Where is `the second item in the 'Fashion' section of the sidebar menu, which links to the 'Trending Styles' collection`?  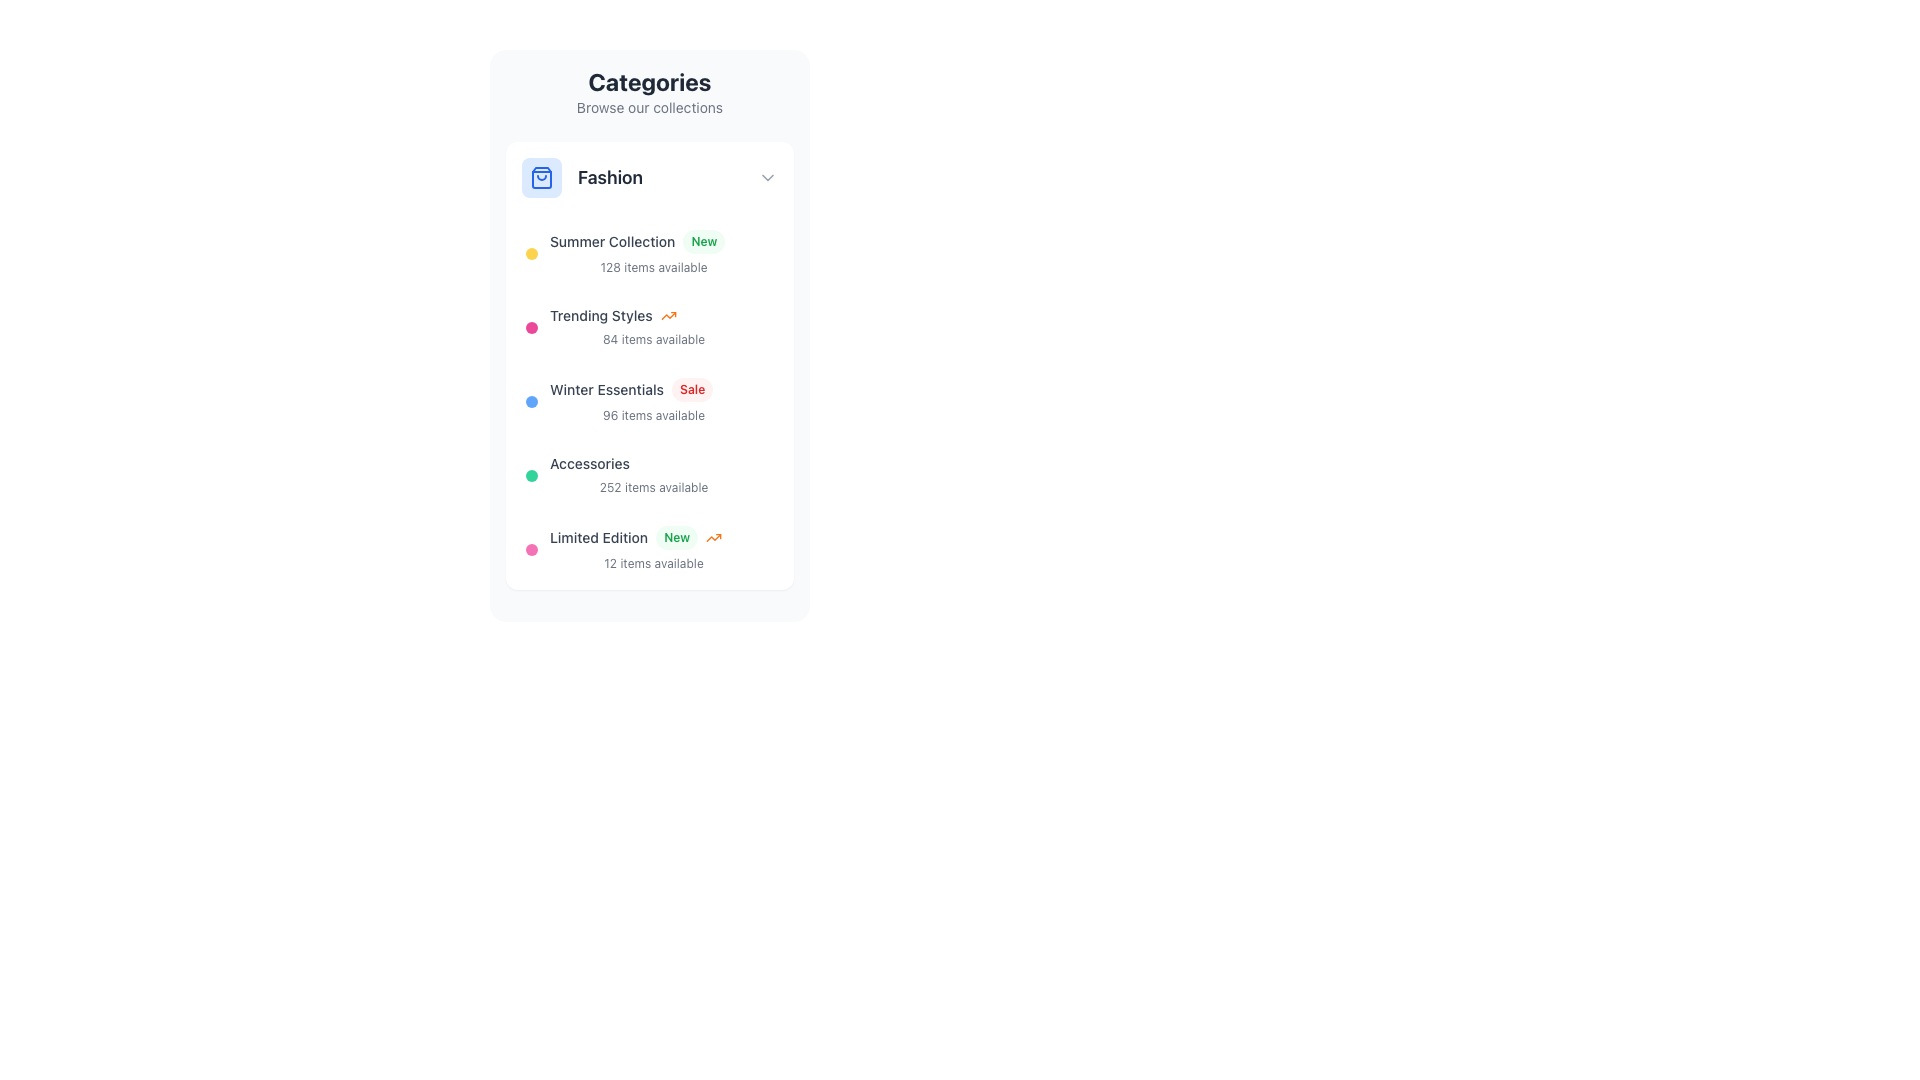
the second item in the 'Fashion' section of the sidebar menu, which links to the 'Trending Styles' collection is located at coordinates (649, 326).